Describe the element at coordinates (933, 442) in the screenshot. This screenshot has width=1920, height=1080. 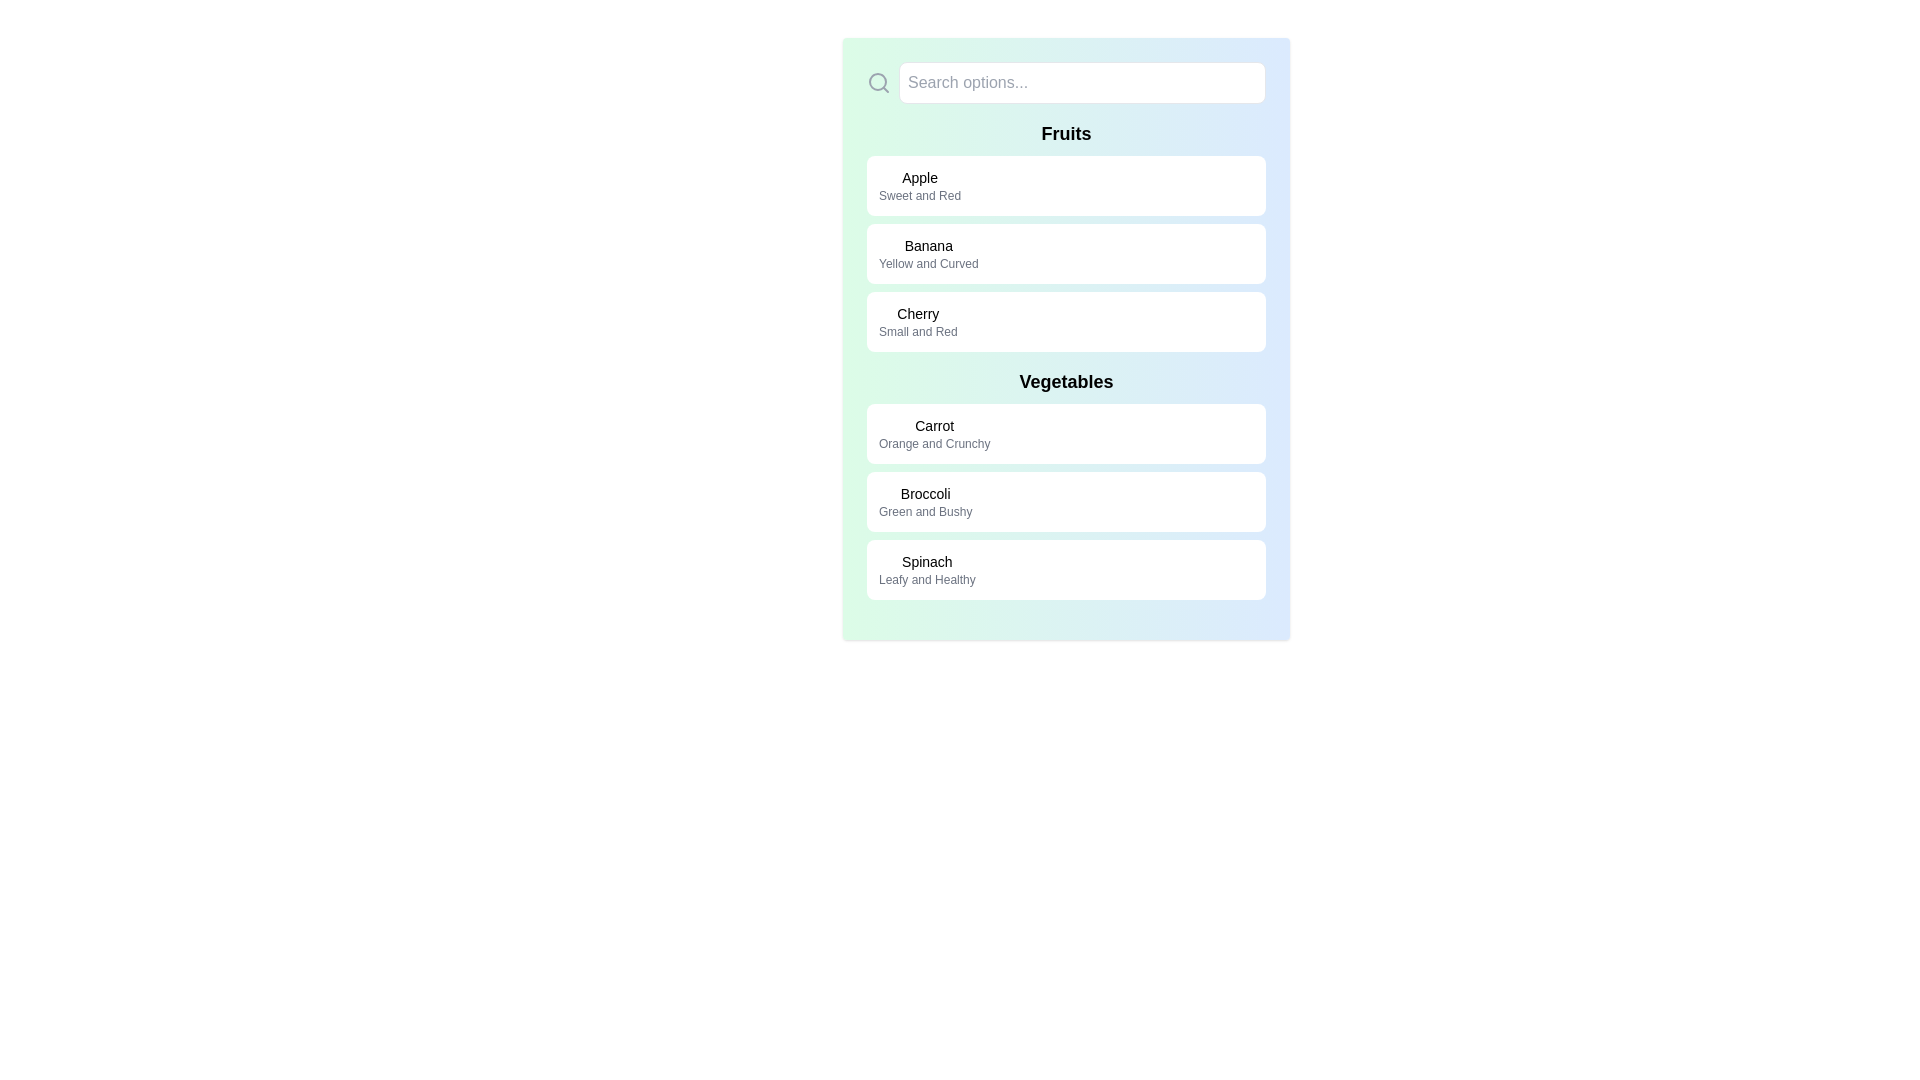
I see `the descriptive text label element located beneath the 'Carrot' title in the 'Vegetables' section` at that location.